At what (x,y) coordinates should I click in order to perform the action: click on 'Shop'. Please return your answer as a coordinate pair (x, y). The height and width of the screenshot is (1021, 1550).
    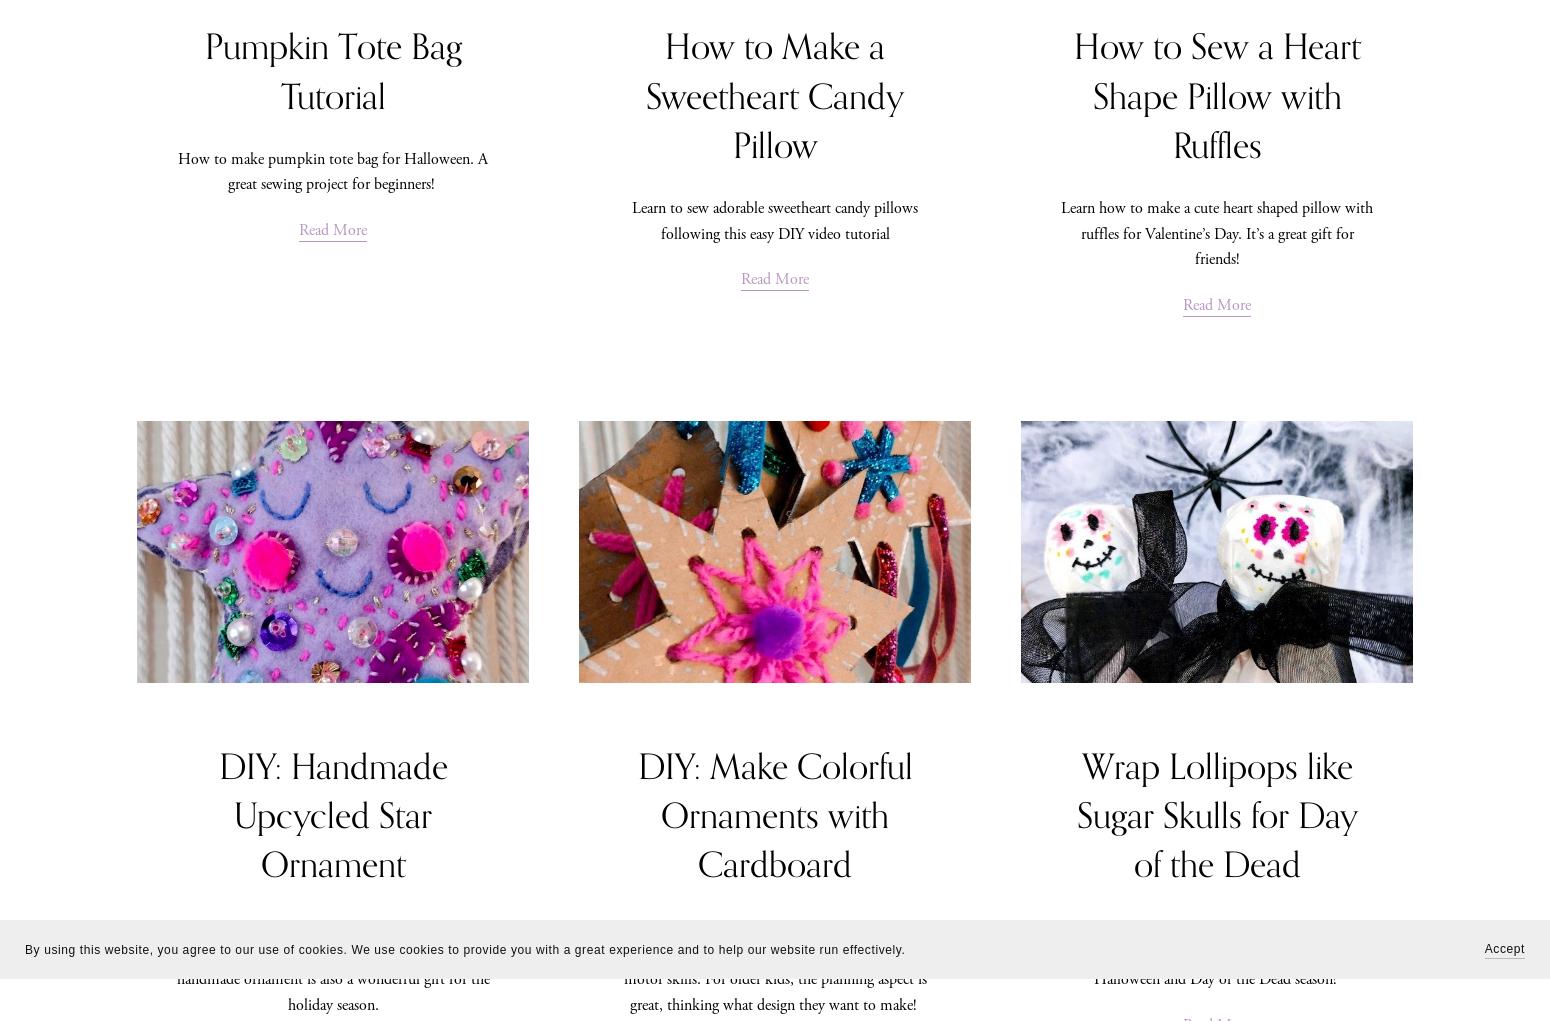
    Looking at the image, I should click on (775, 192).